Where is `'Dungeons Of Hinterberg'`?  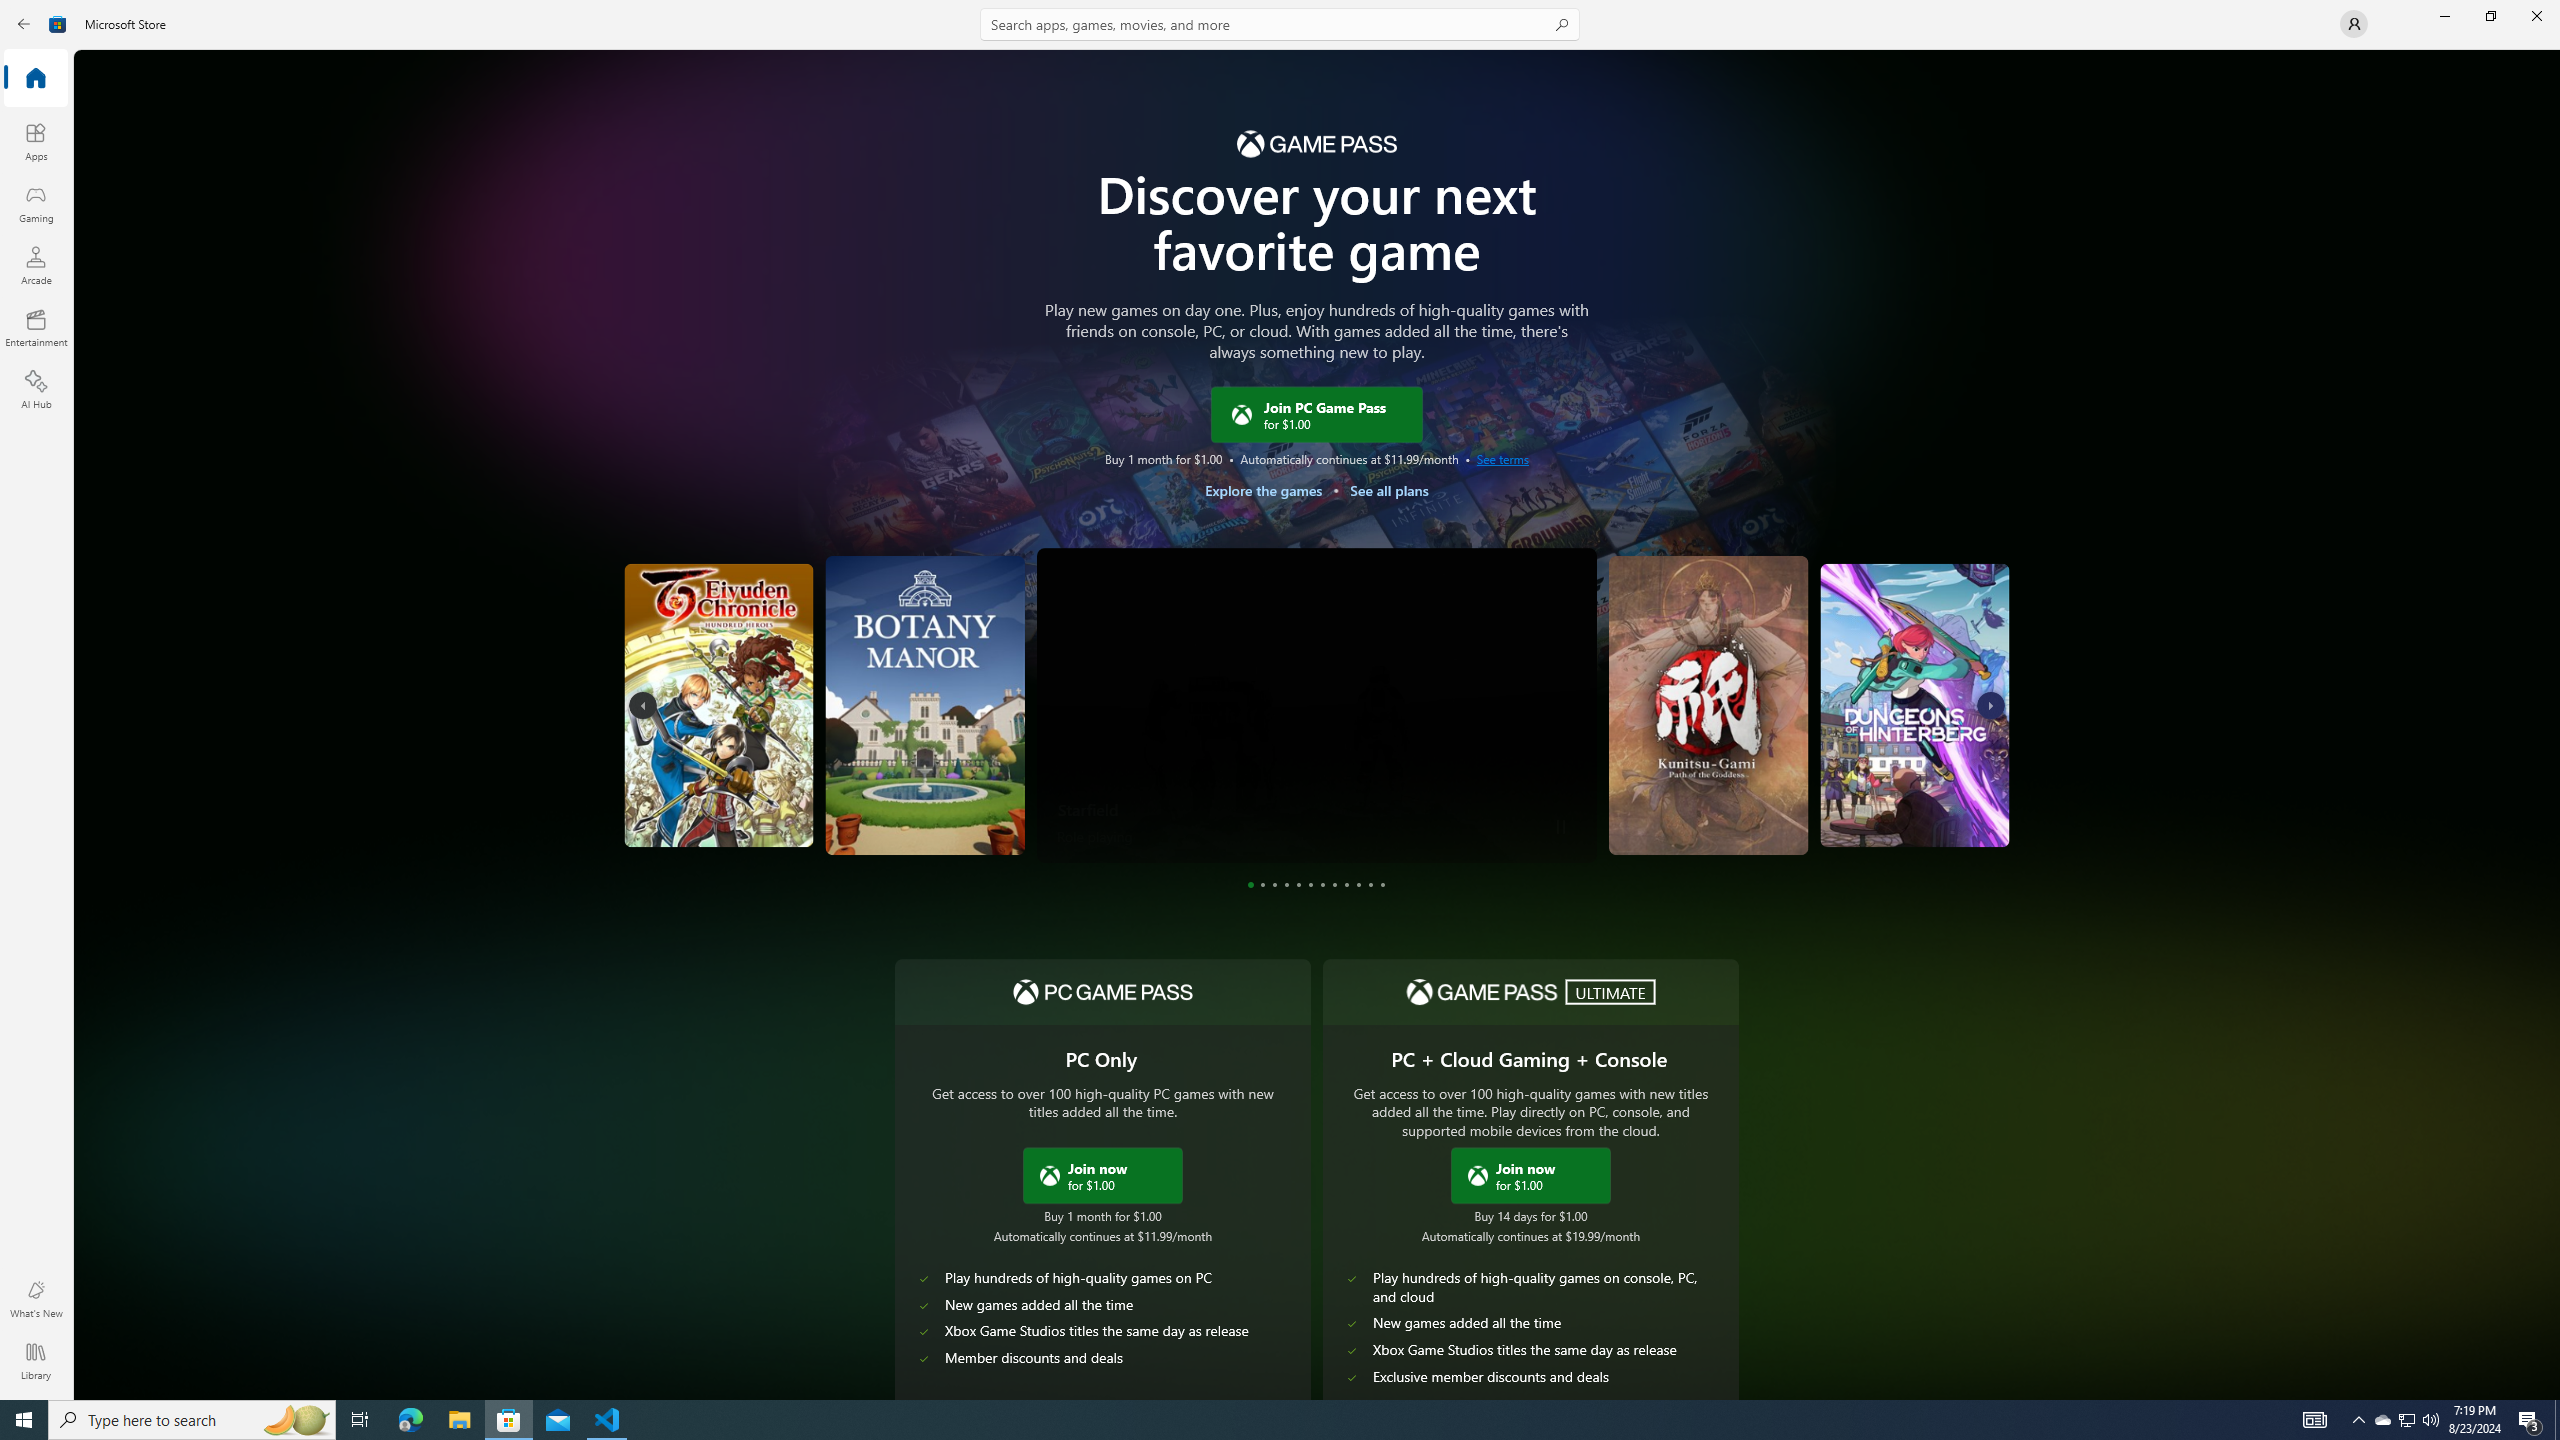 'Dungeons Of Hinterberg' is located at coordinates (1835, 704).